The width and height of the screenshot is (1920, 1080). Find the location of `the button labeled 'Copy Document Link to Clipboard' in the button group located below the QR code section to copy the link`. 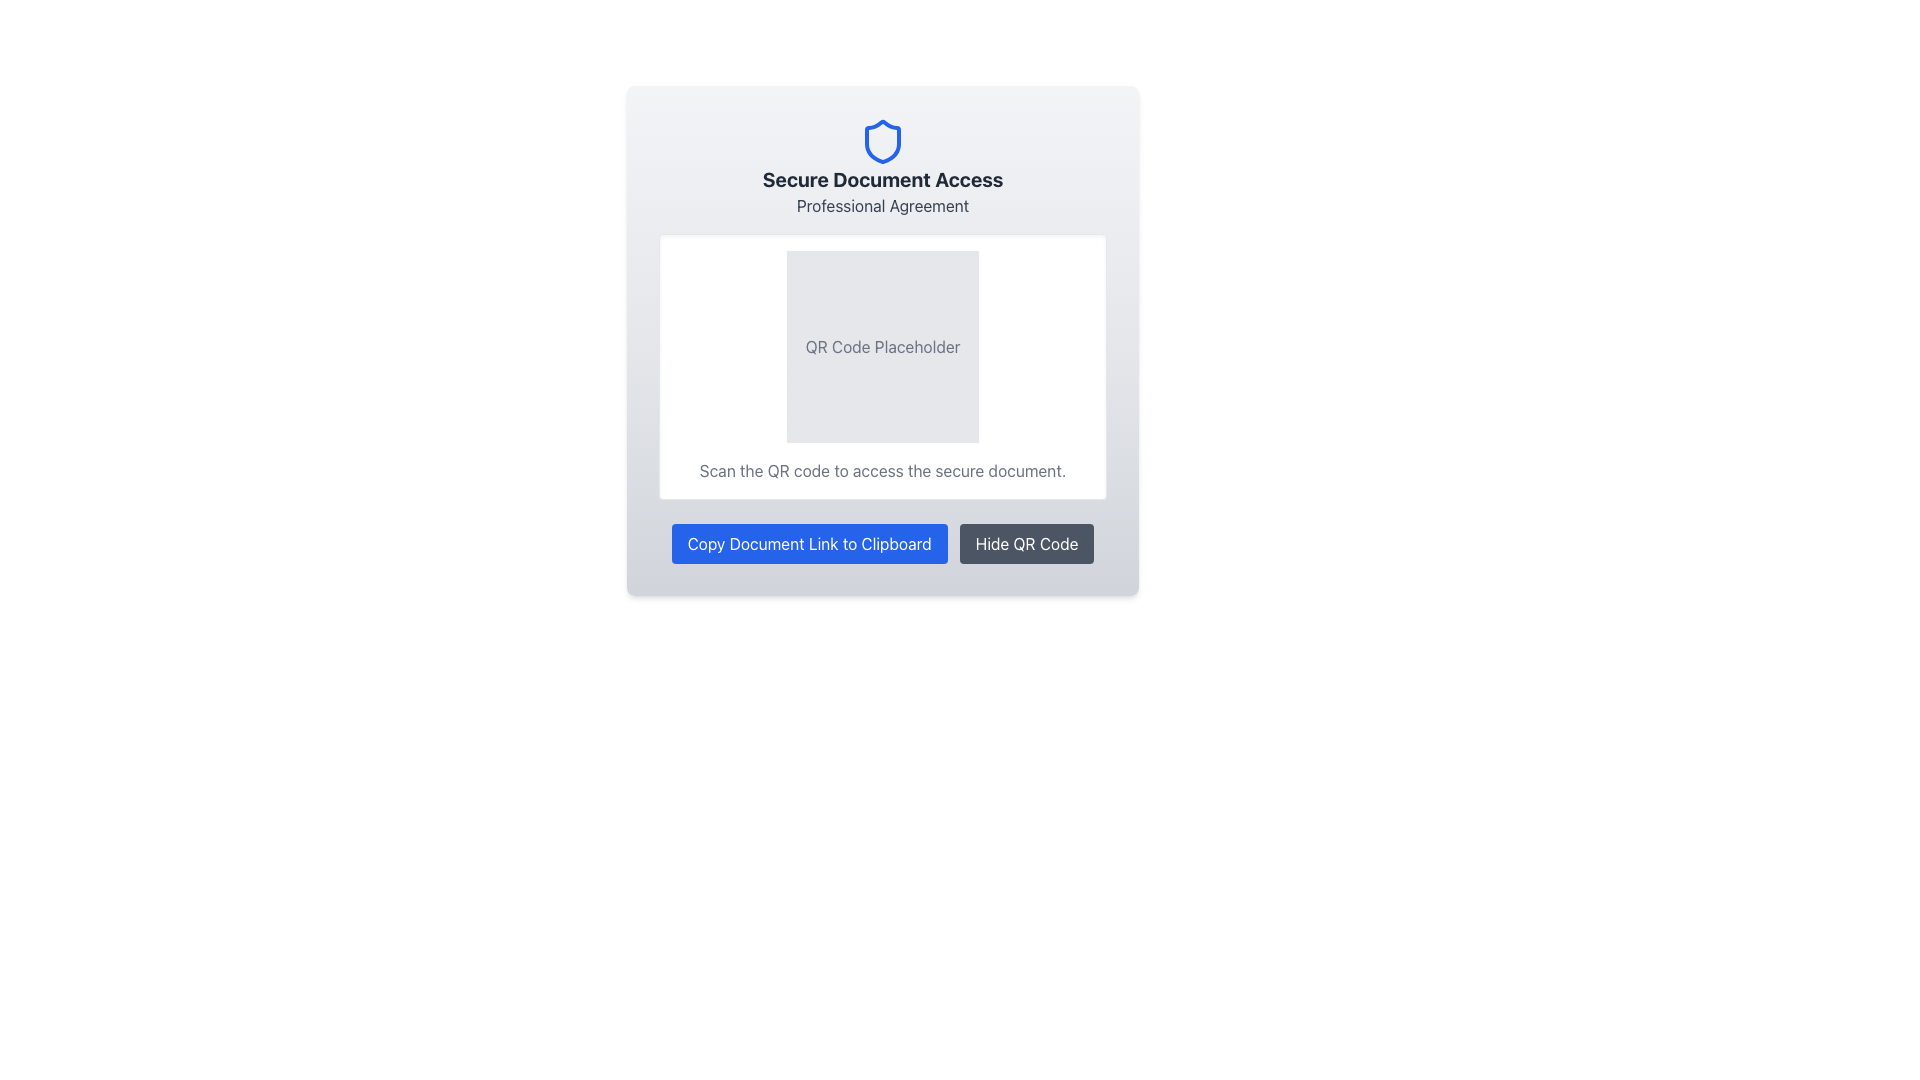

the button labeled 'Copy Document Link to Clipboard' in the button group located below the QR code section to copy the link is located at coordinates (882, 543).